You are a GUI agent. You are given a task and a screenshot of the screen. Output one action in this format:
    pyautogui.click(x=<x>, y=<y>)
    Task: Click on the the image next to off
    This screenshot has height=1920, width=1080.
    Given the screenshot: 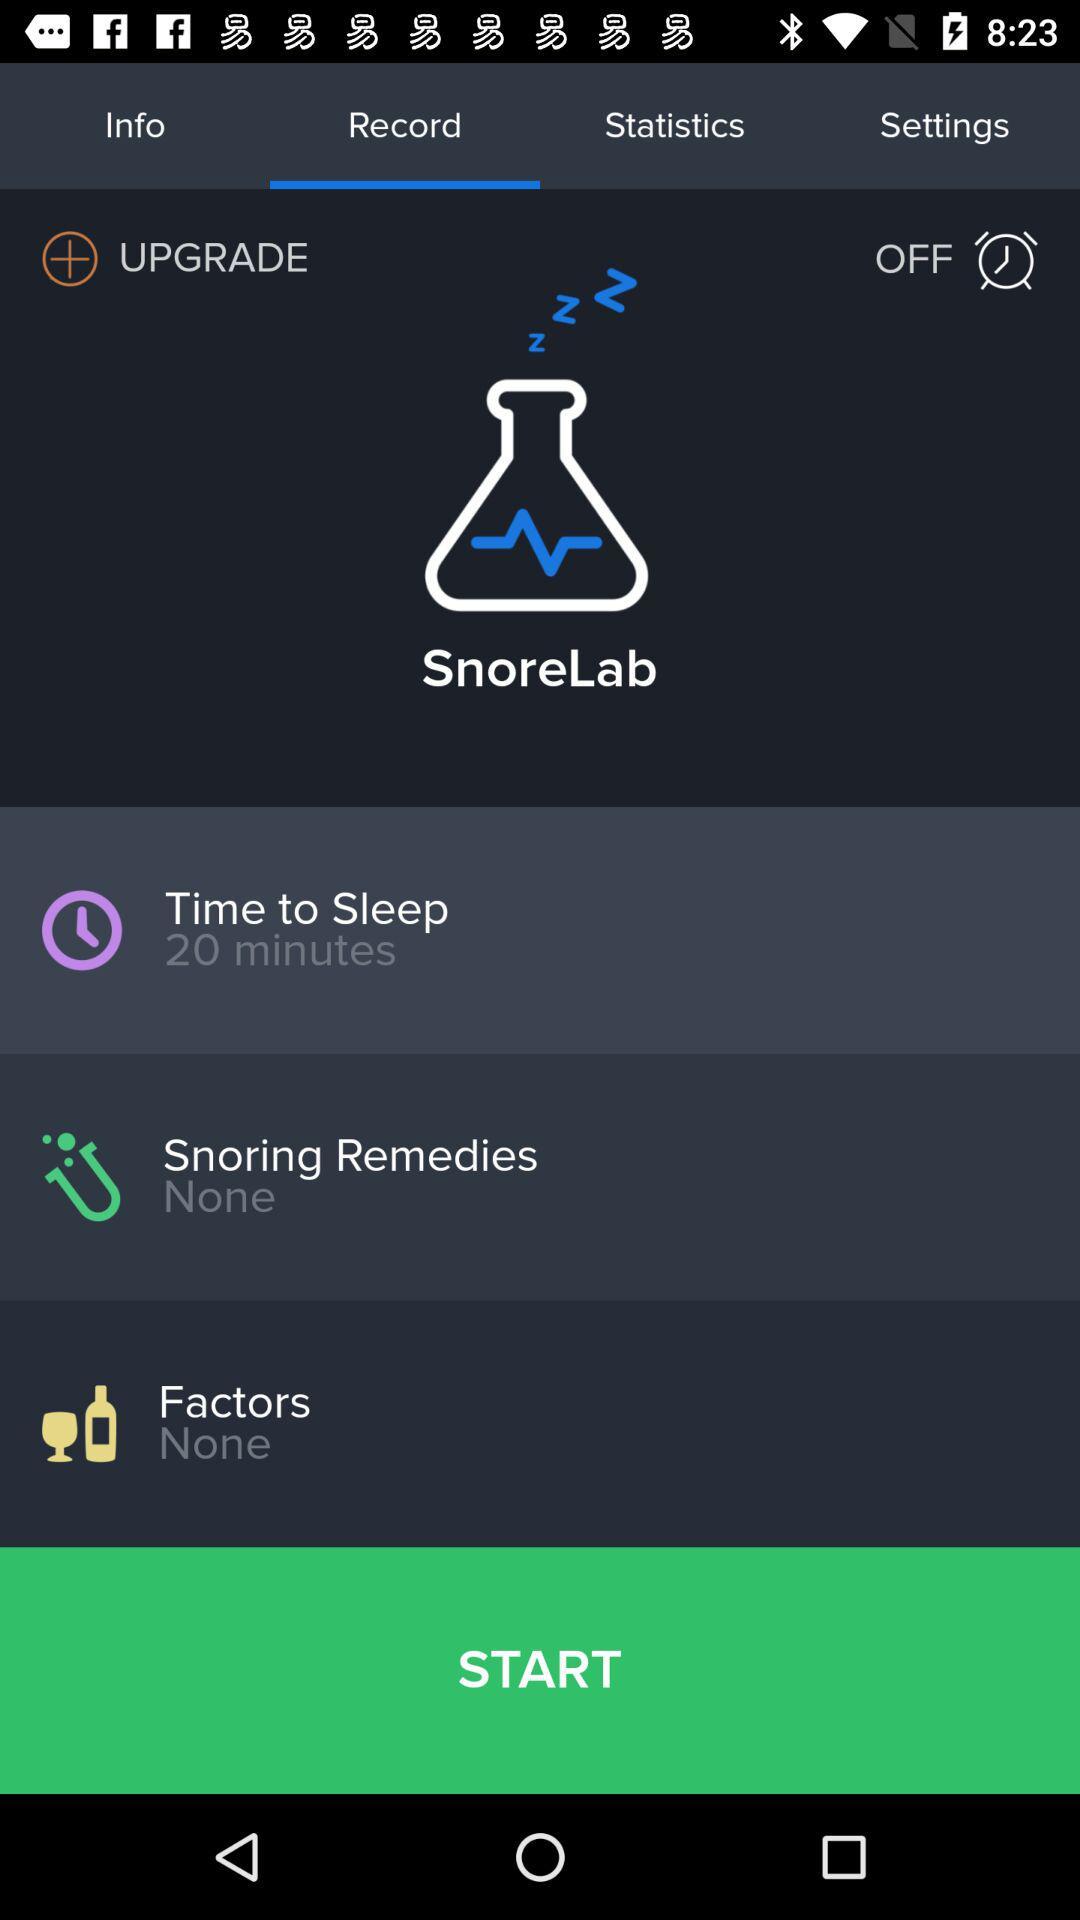 What is the action you would take?
    pyautogui.click(x=1006, y=259)
    